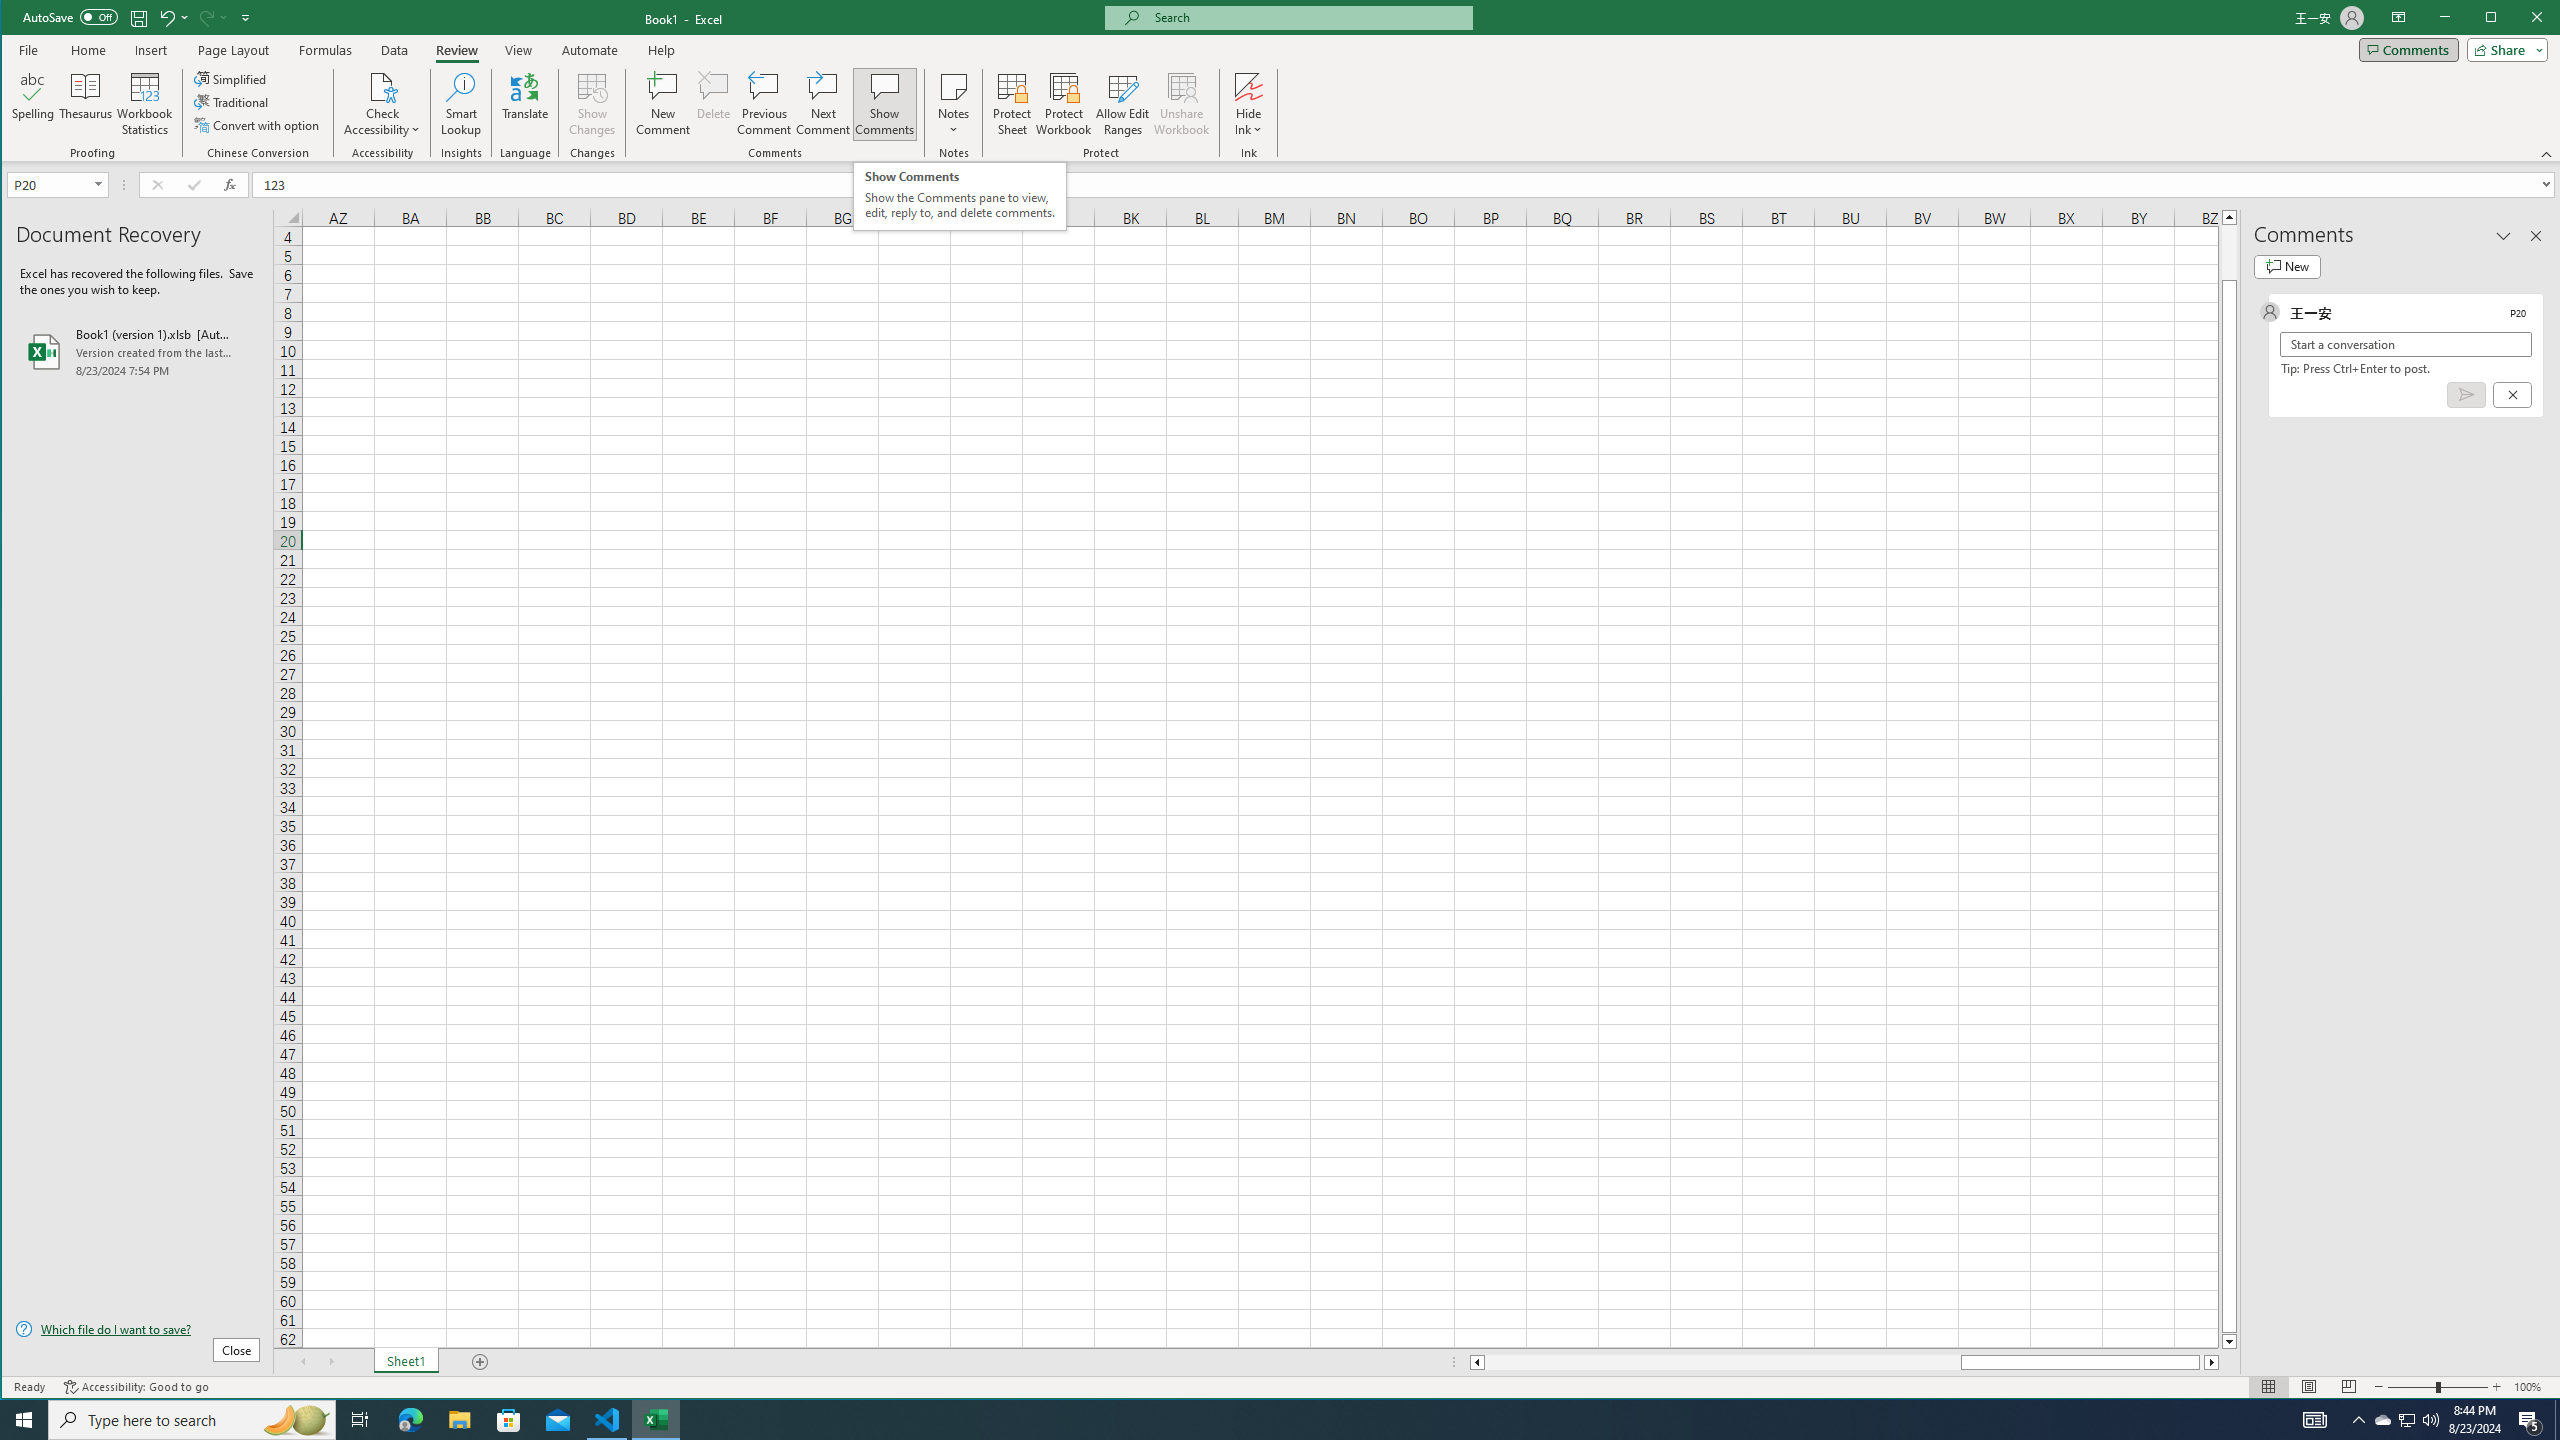 The width and height of the screenshot is (2560, 1440). Describe the element at coordinates (713, 103) in the screenshot. I see `'Delete'` at that location.